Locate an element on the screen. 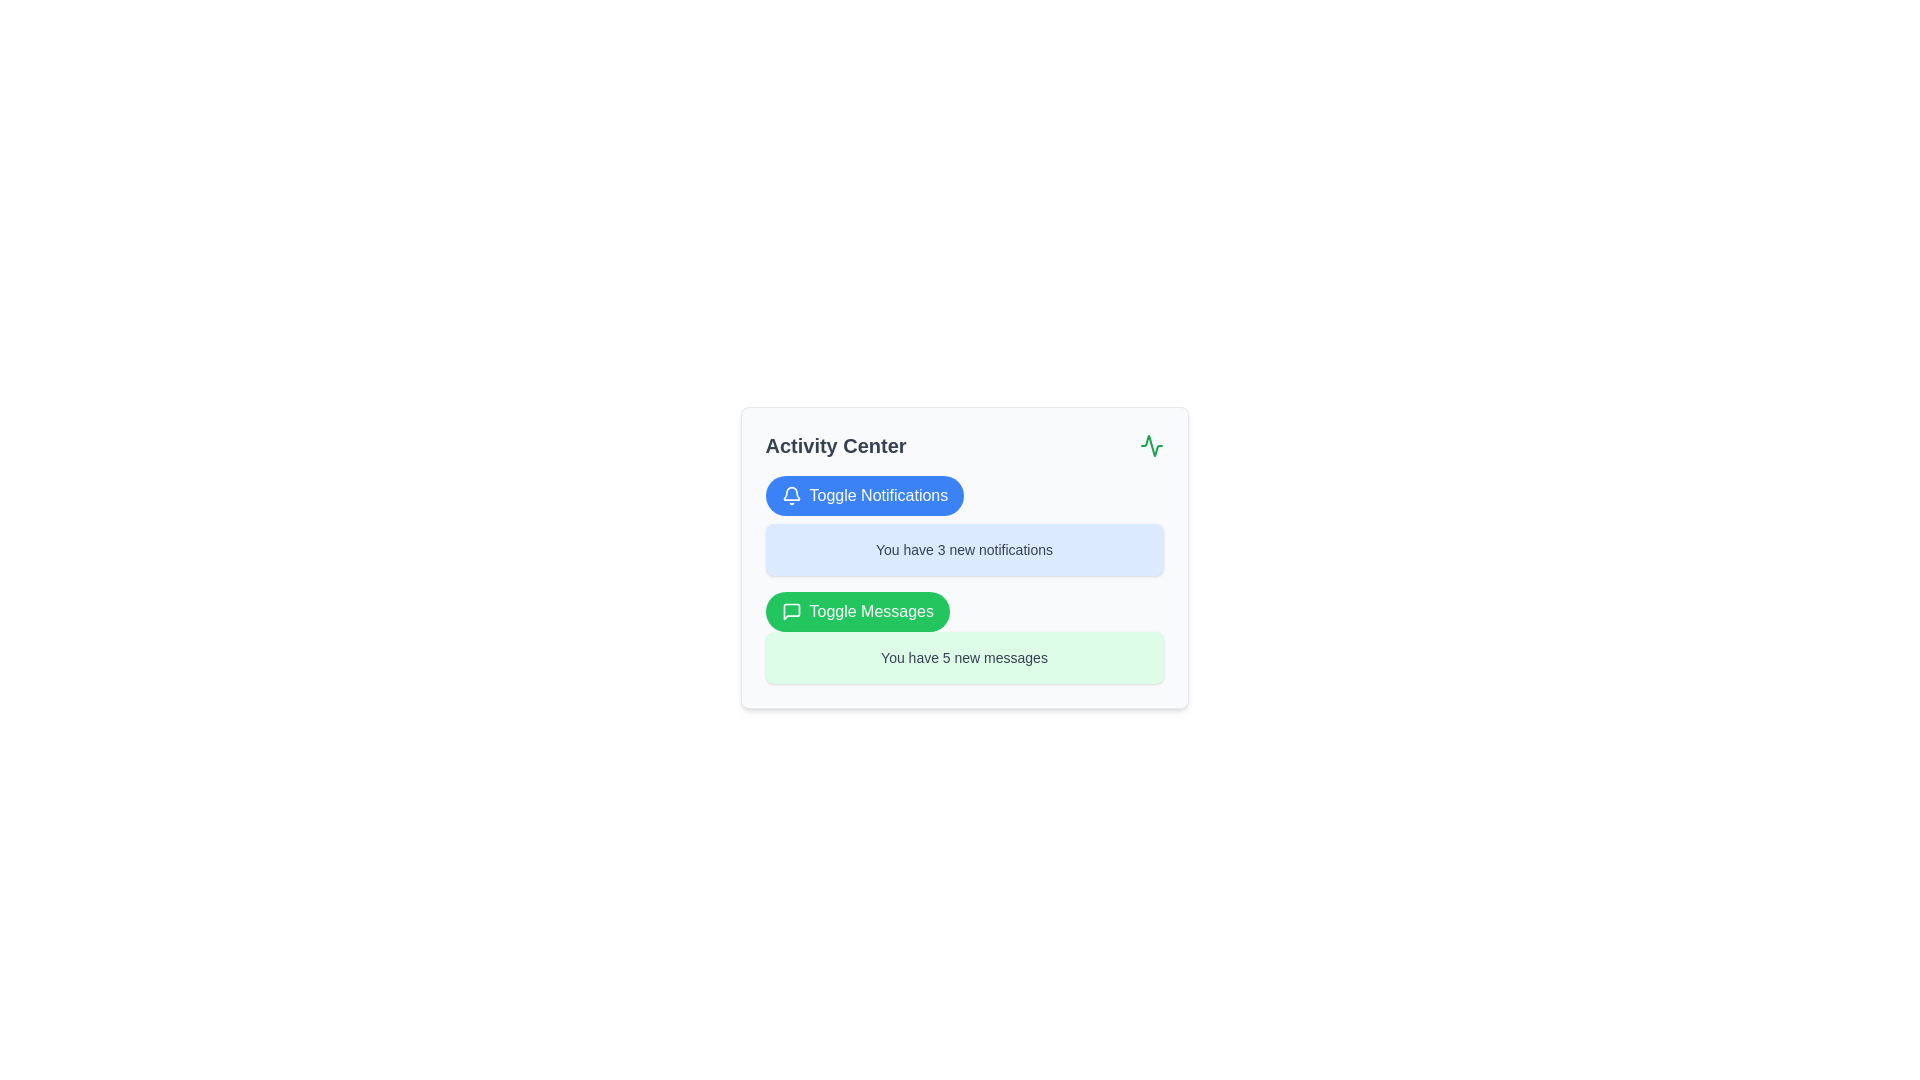  informational message text displayed in the green notification box, located below the 'Toggle Messages' button in the lower portion of the main Activity Center panel is located at coordinates (964, 658).